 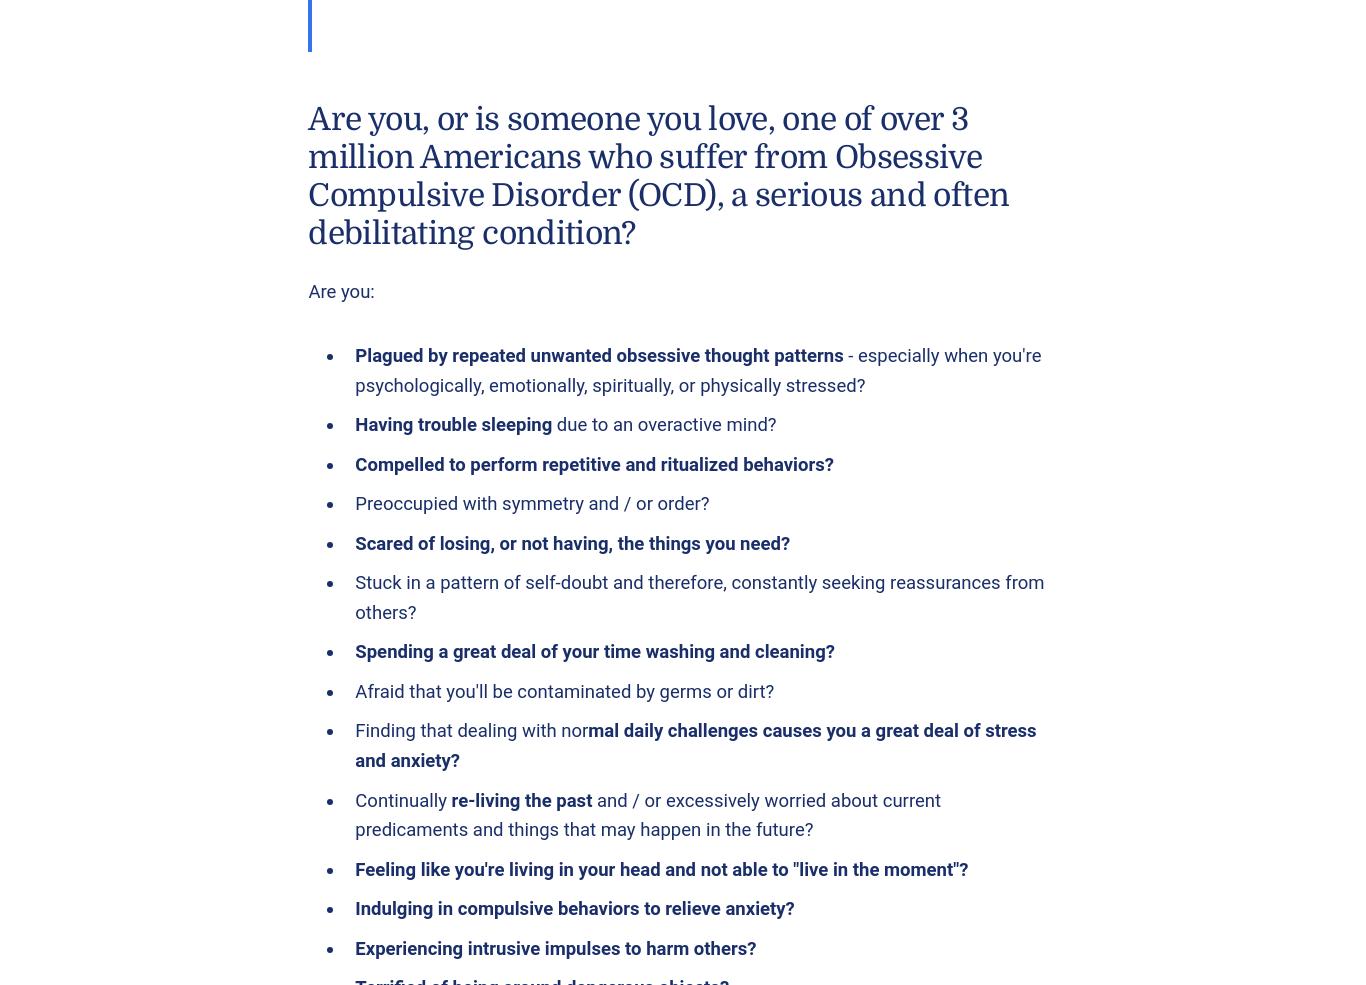 I want to click on 'NassauGuidance.com', so click(x=199, y=211).